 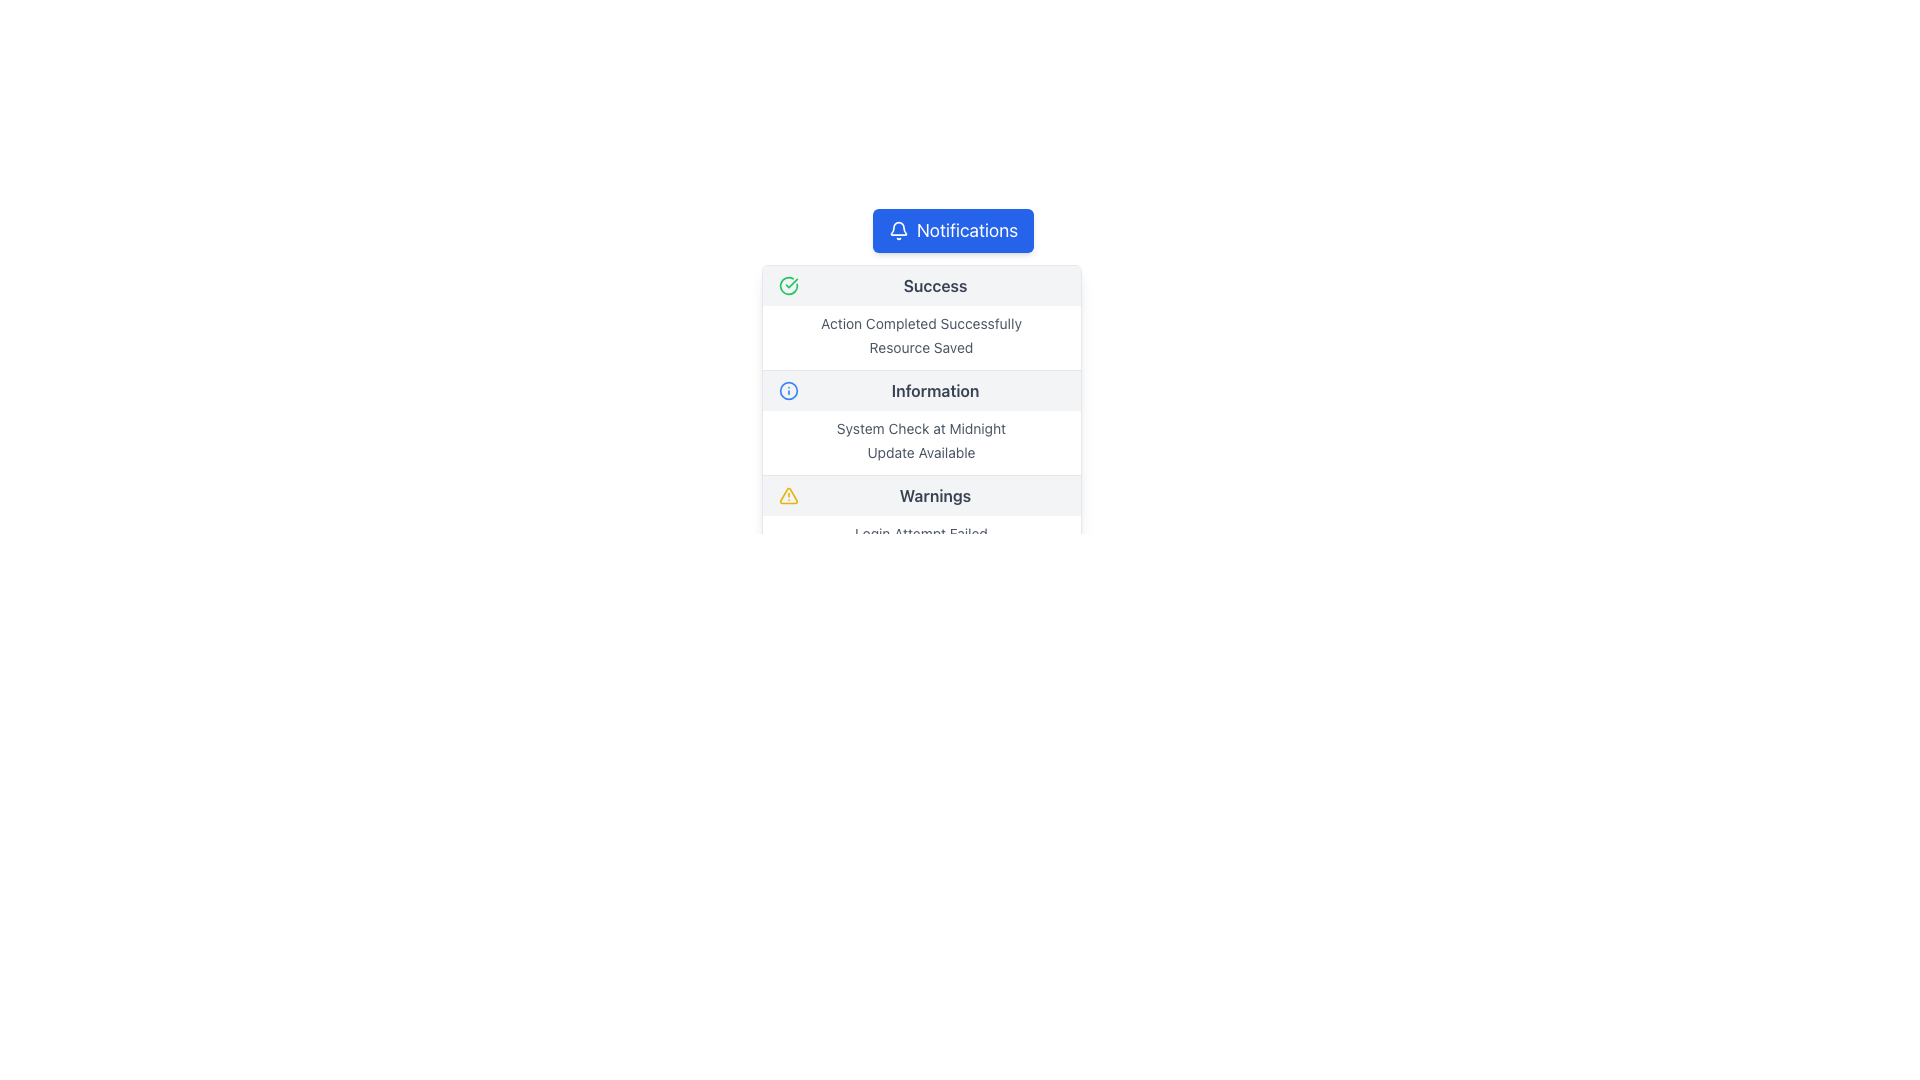 What do you see at coordinates (920, 323) in the screenshot?
I see `the text label that displays 'Action Completed Successfully' in a gray font within the notifications section` at bounding box center [920, 323].